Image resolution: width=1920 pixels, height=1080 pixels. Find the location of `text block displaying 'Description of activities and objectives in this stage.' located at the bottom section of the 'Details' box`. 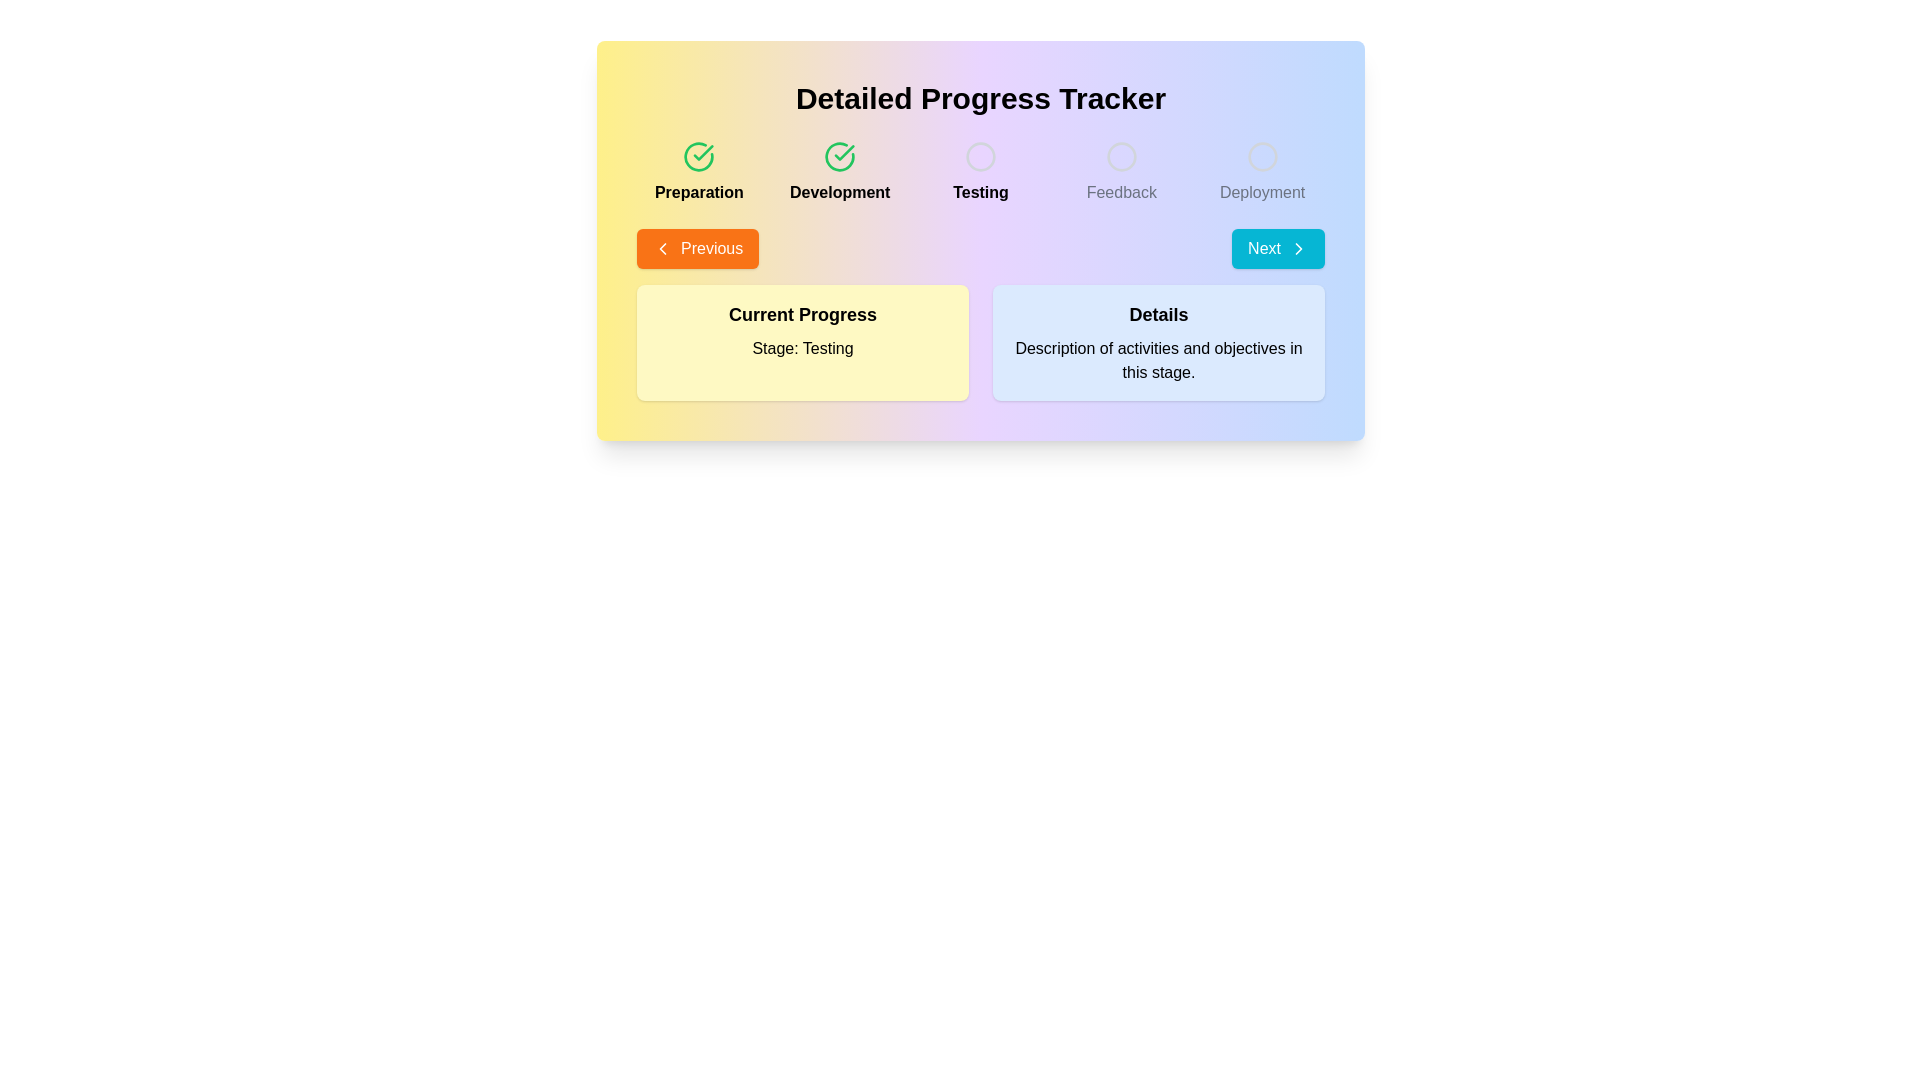

text block displaying 'Description of activities and objectives in this stage.' located at the bottom section of the 'Details' box is located at coordinates (1158, 361).